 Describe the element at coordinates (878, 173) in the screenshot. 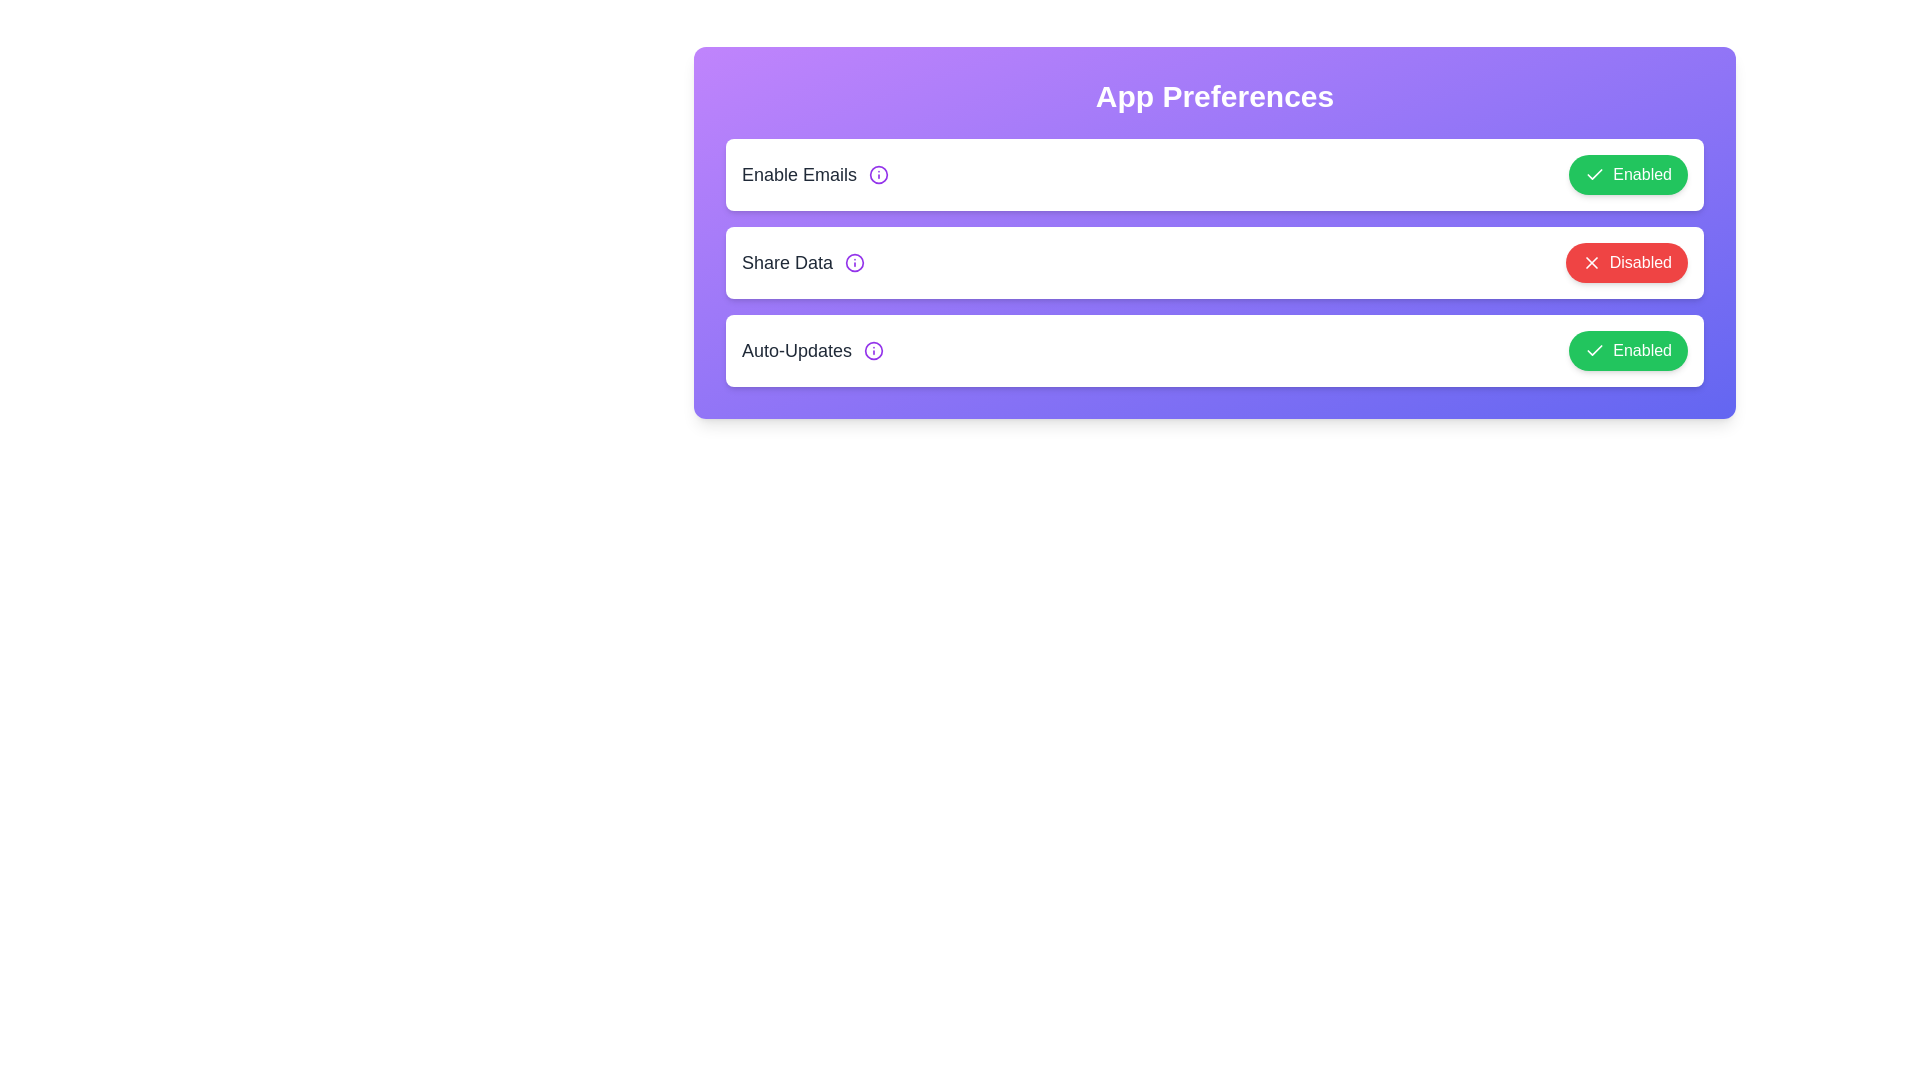

I see `the info icon for Enable Emails` at that location.